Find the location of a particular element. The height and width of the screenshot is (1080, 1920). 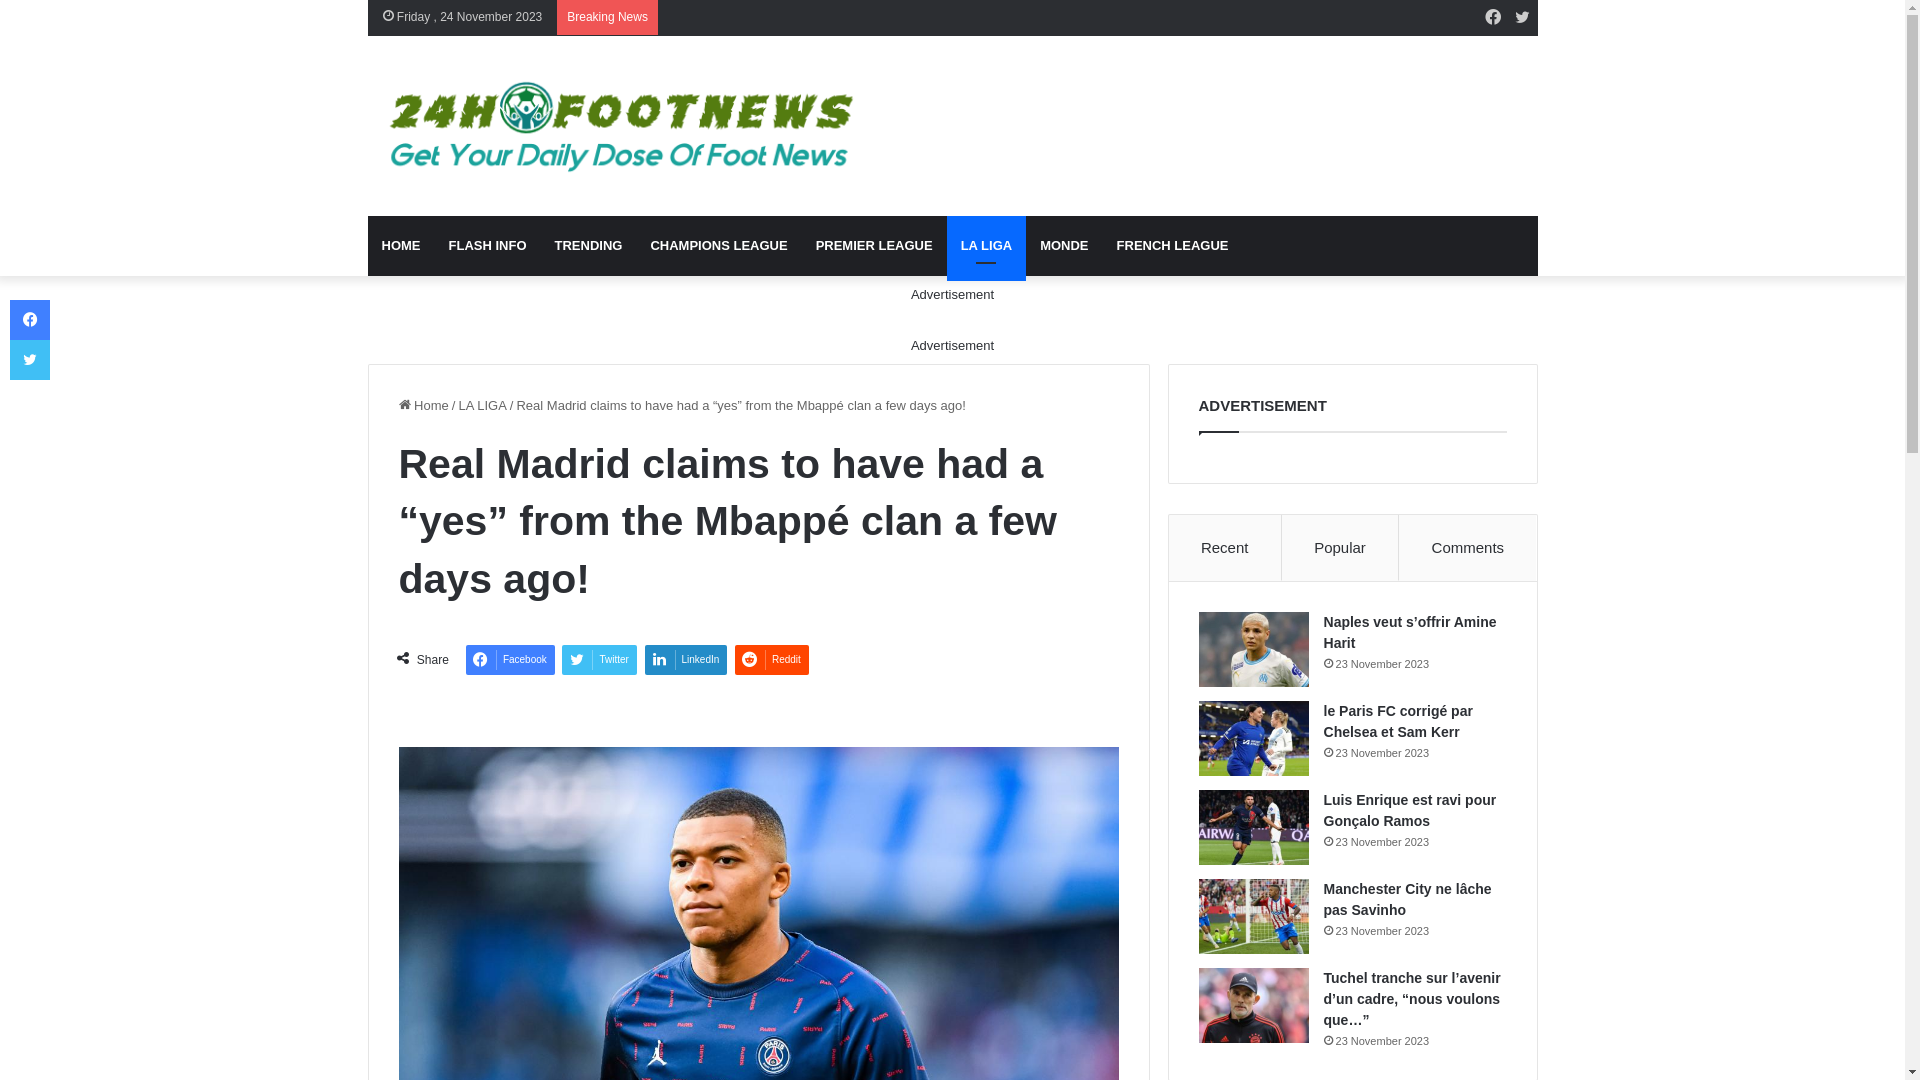

'24hfootnews' is located at coordinates (615, 126).